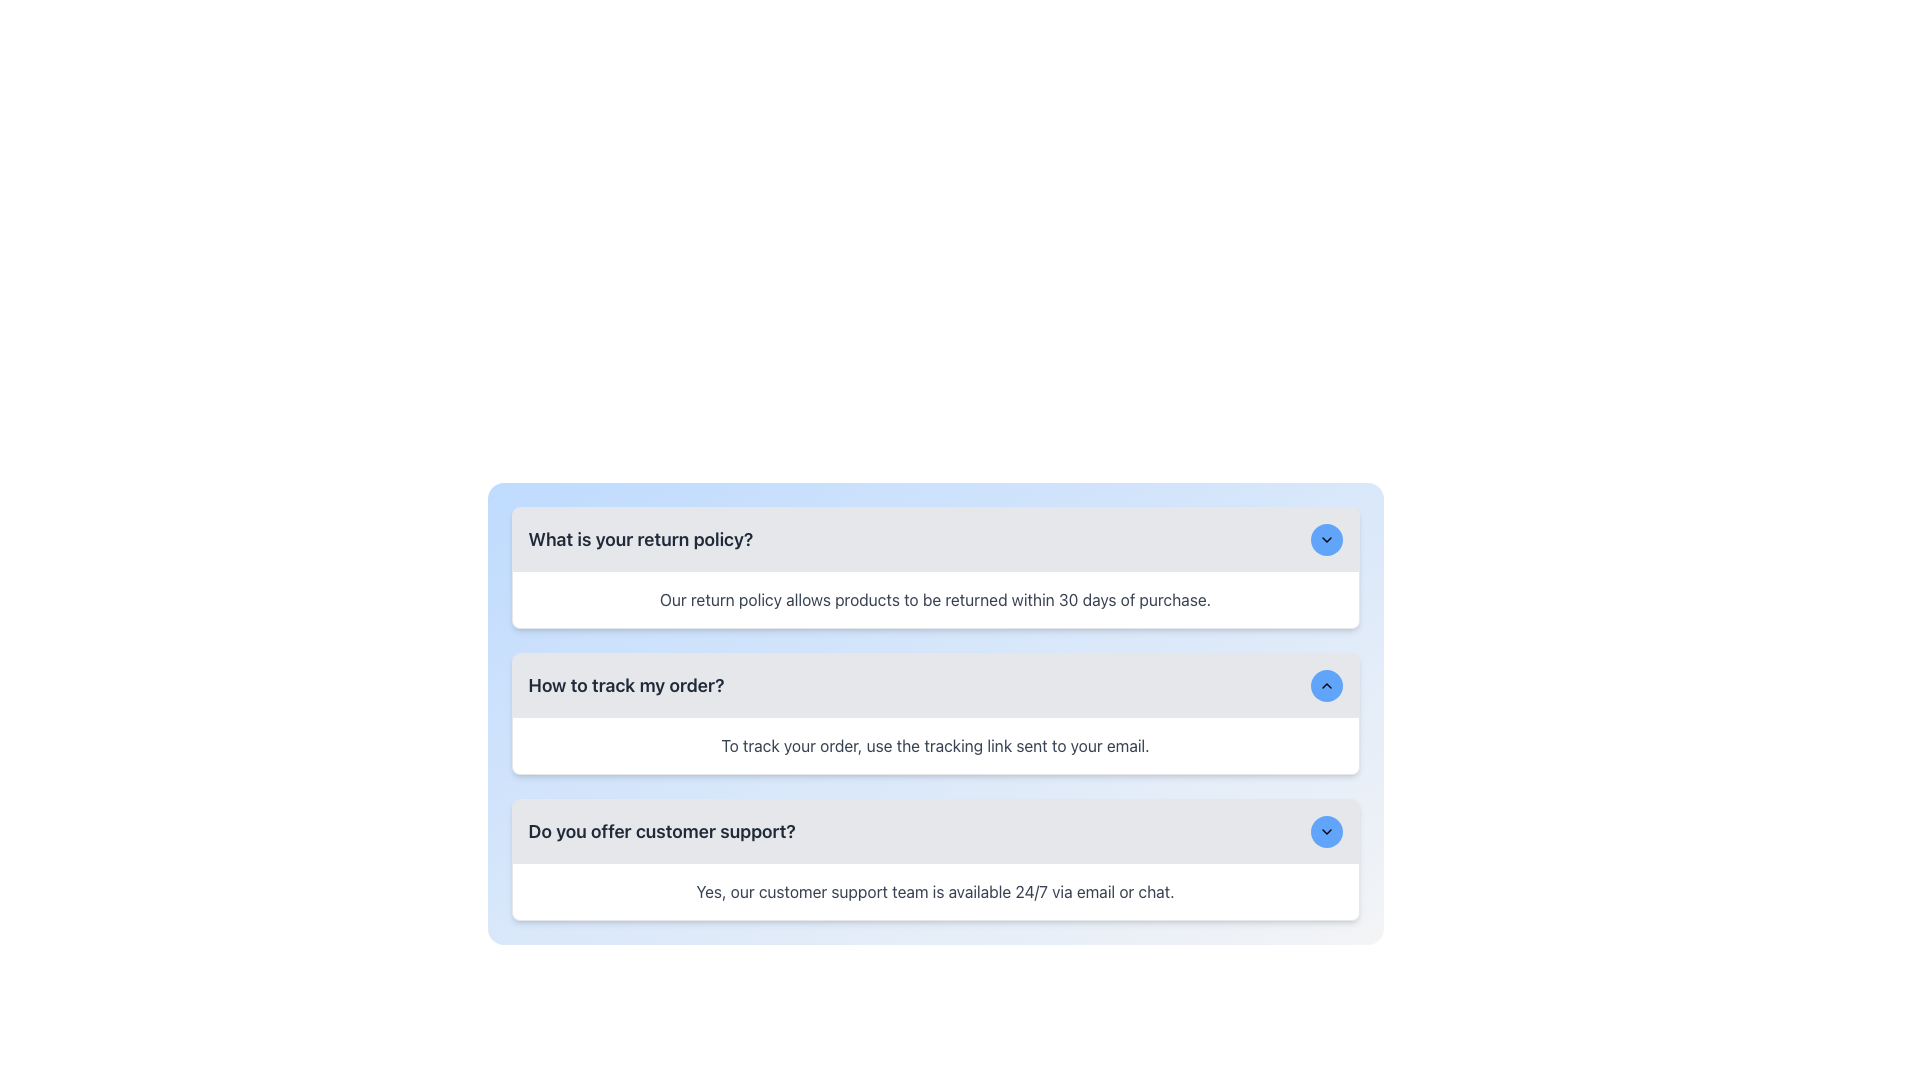 The image size is (1920, 1080). Describe the element at coordinates (1326, 540) in the screenshot. I see `the chevron-shaped icon within the circular button on the right edge of the card containing the question 'What is your return policy?'` at that location.